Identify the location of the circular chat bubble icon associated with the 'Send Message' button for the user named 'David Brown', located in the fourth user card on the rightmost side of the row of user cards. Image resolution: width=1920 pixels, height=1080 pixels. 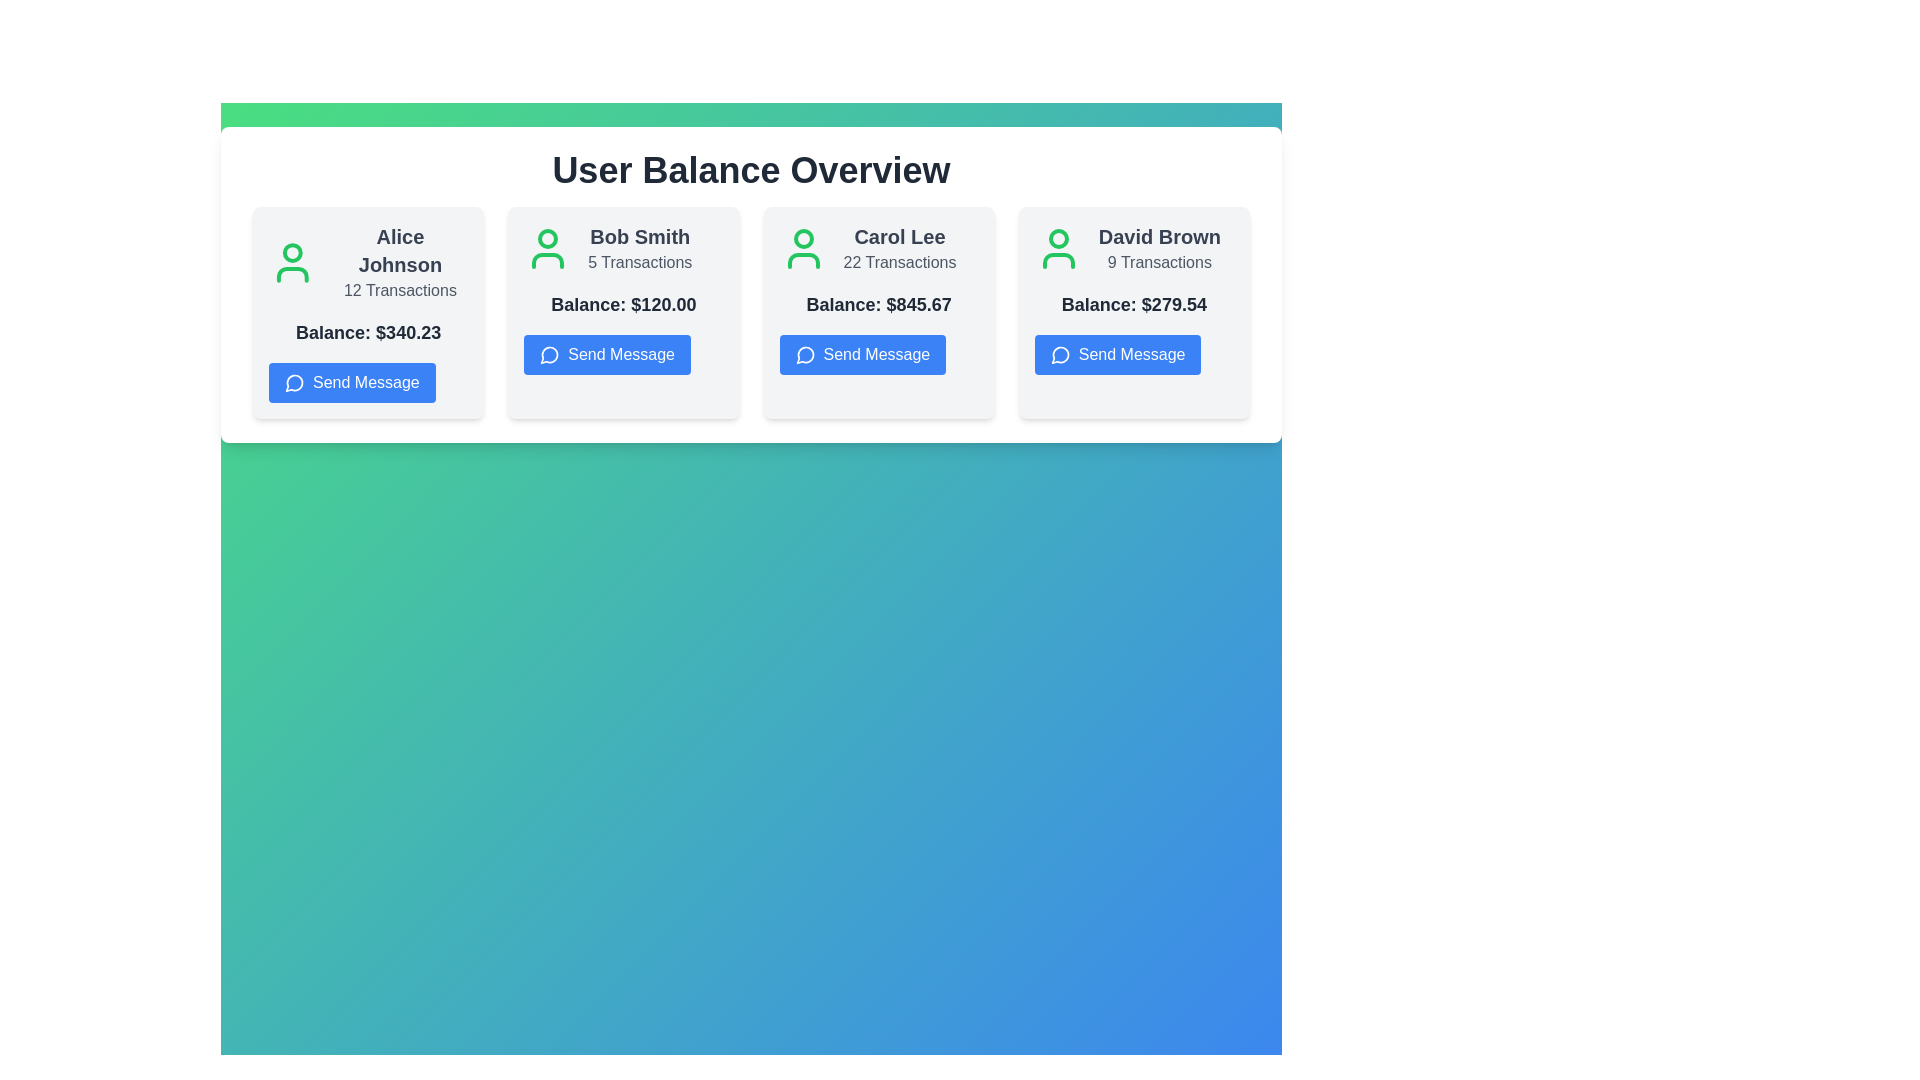
(1059, 354).